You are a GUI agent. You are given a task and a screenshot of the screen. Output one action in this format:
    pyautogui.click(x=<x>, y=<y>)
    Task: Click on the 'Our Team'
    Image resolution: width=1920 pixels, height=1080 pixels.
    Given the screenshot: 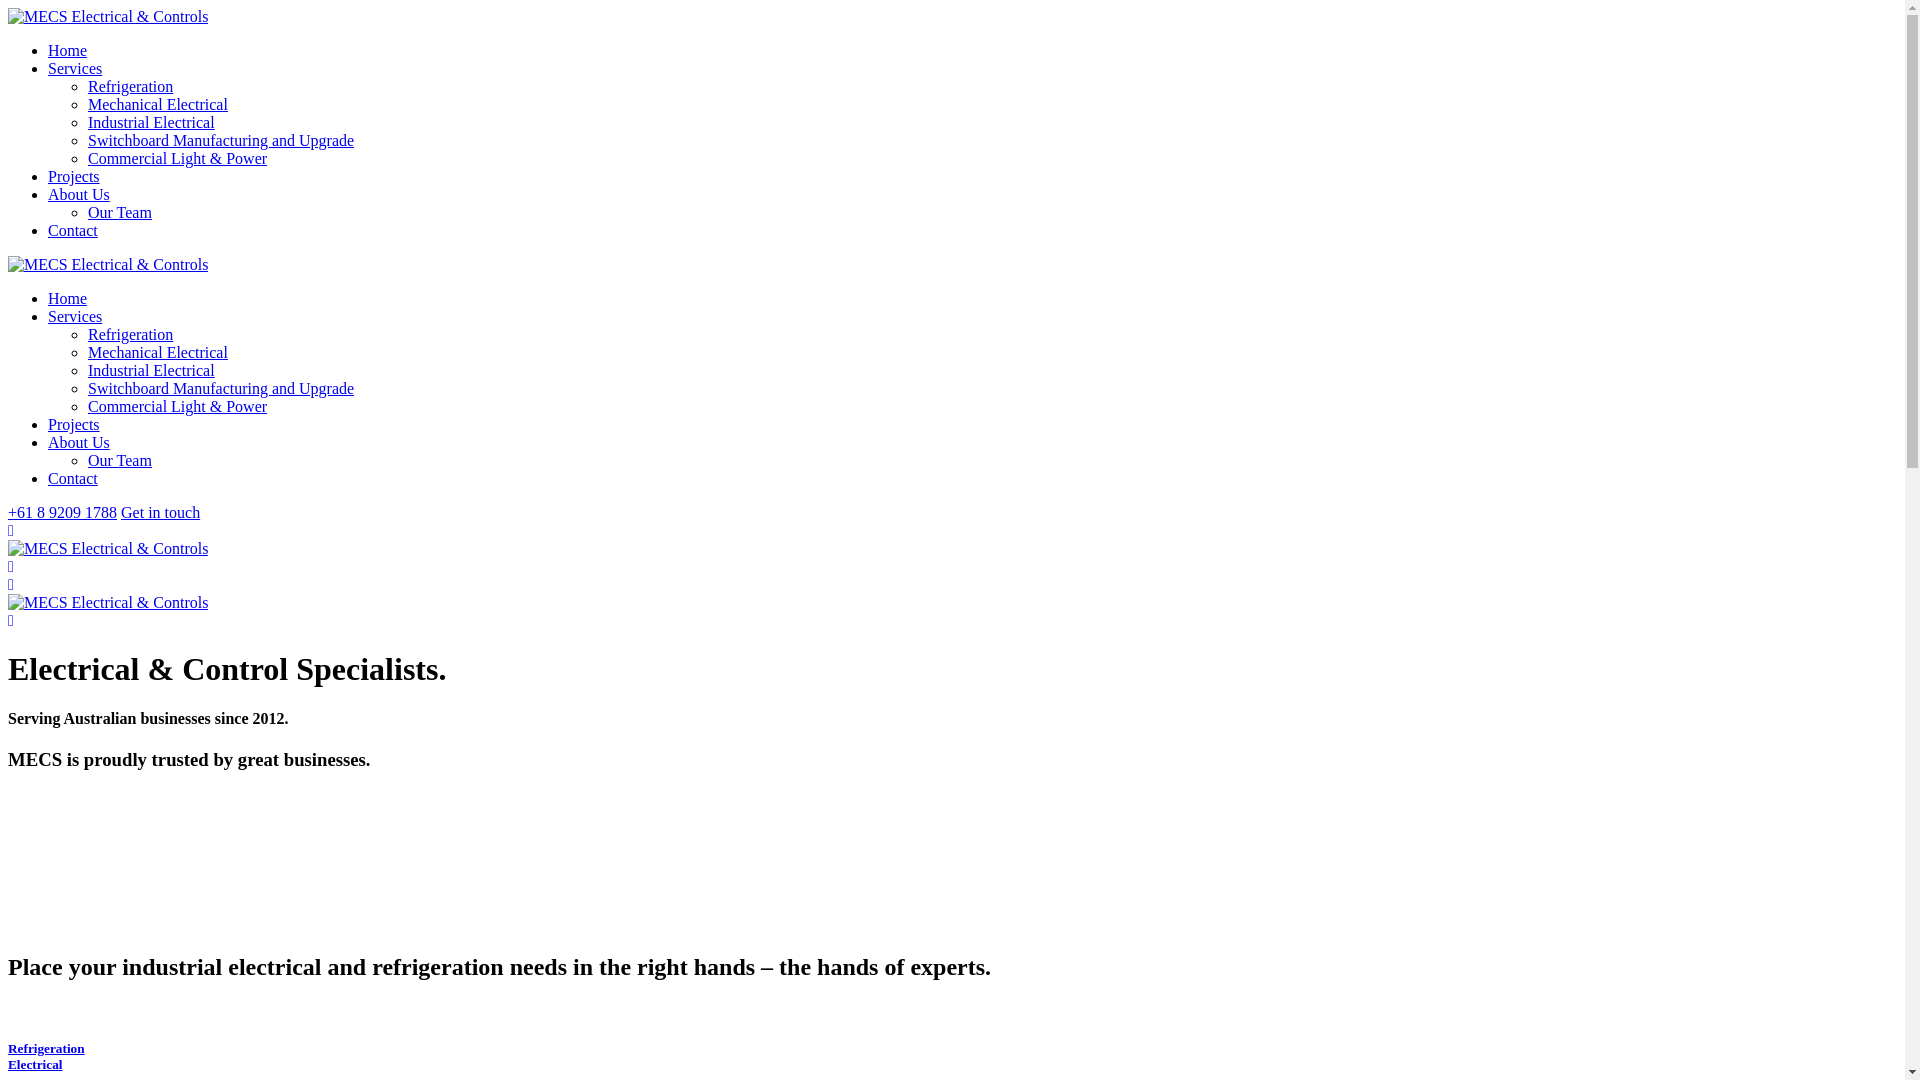 What is the action you would take?
    pyautogui.click(x=119, y=212)
    